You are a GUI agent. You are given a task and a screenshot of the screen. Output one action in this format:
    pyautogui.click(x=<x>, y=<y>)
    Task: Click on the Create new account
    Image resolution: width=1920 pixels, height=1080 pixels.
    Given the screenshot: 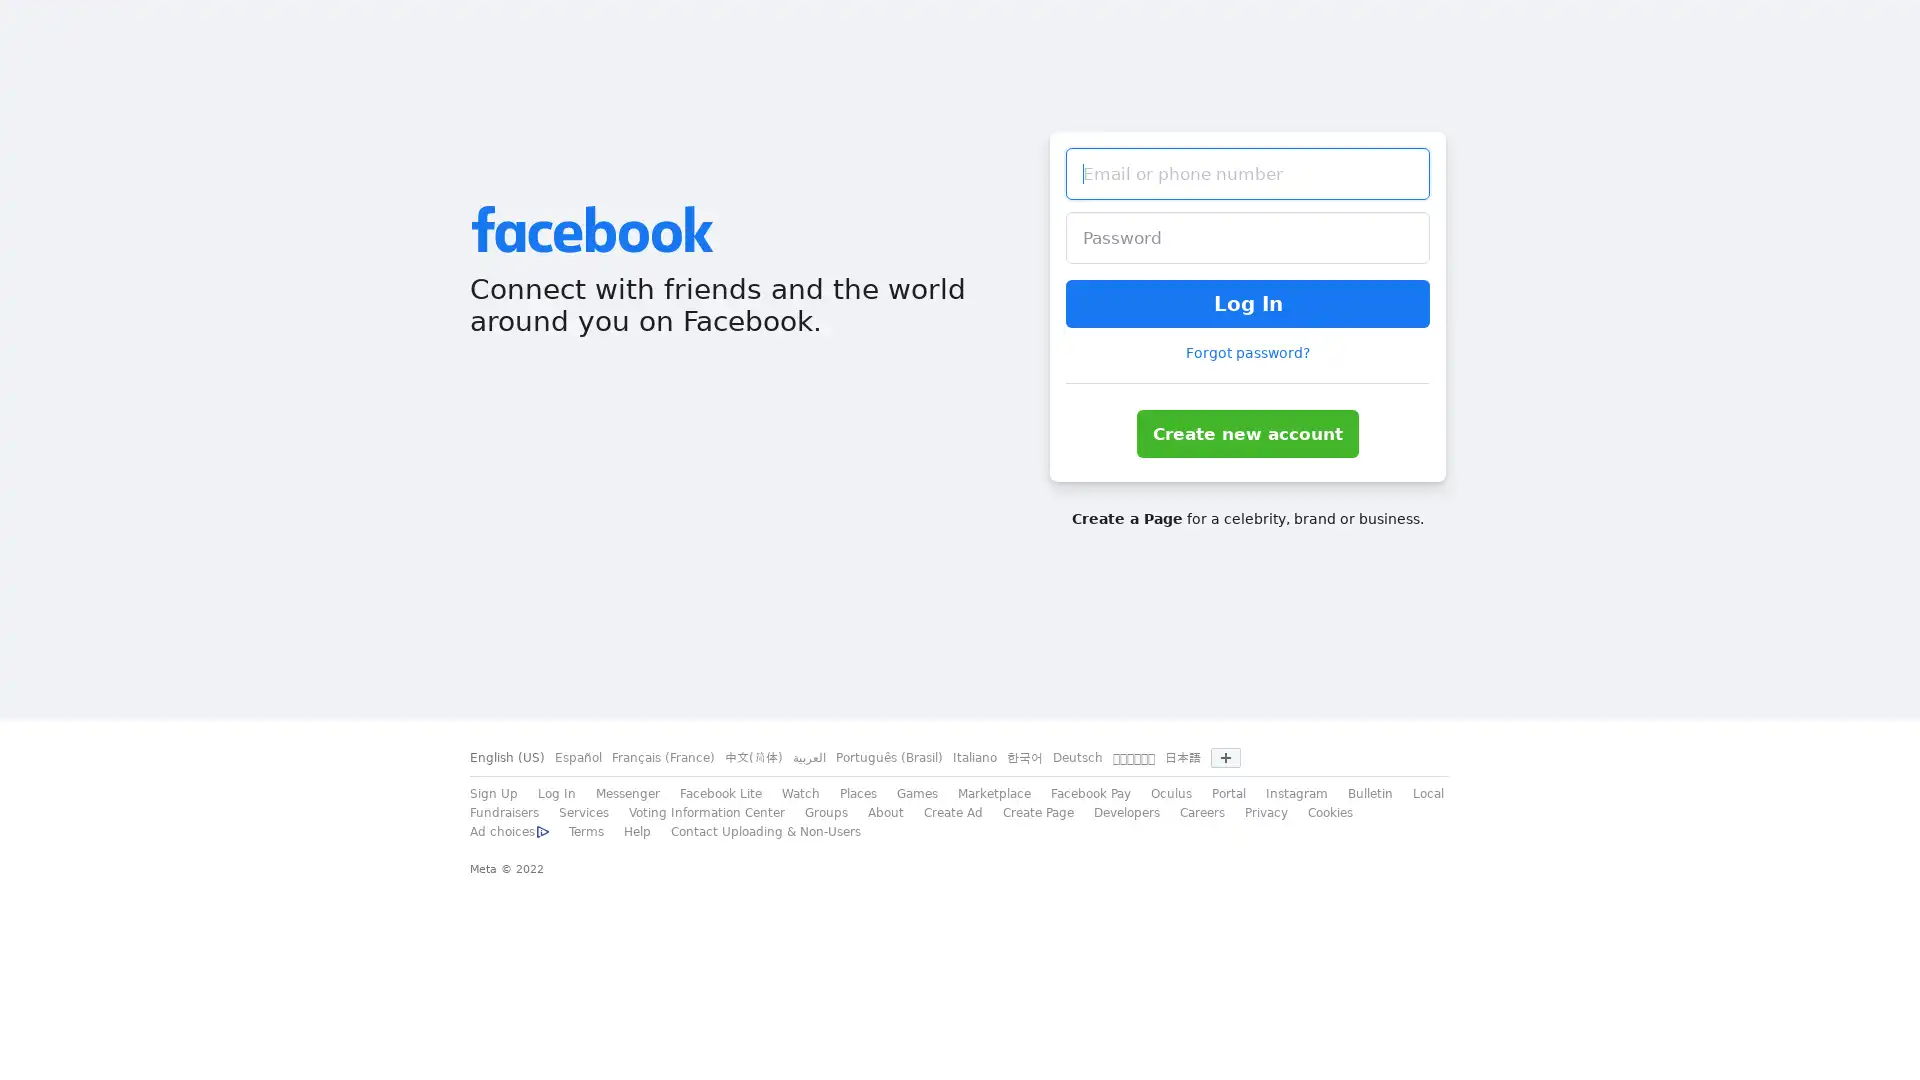 What is the action you would take?
    pyautogui.click(x=1247, y=431)
    